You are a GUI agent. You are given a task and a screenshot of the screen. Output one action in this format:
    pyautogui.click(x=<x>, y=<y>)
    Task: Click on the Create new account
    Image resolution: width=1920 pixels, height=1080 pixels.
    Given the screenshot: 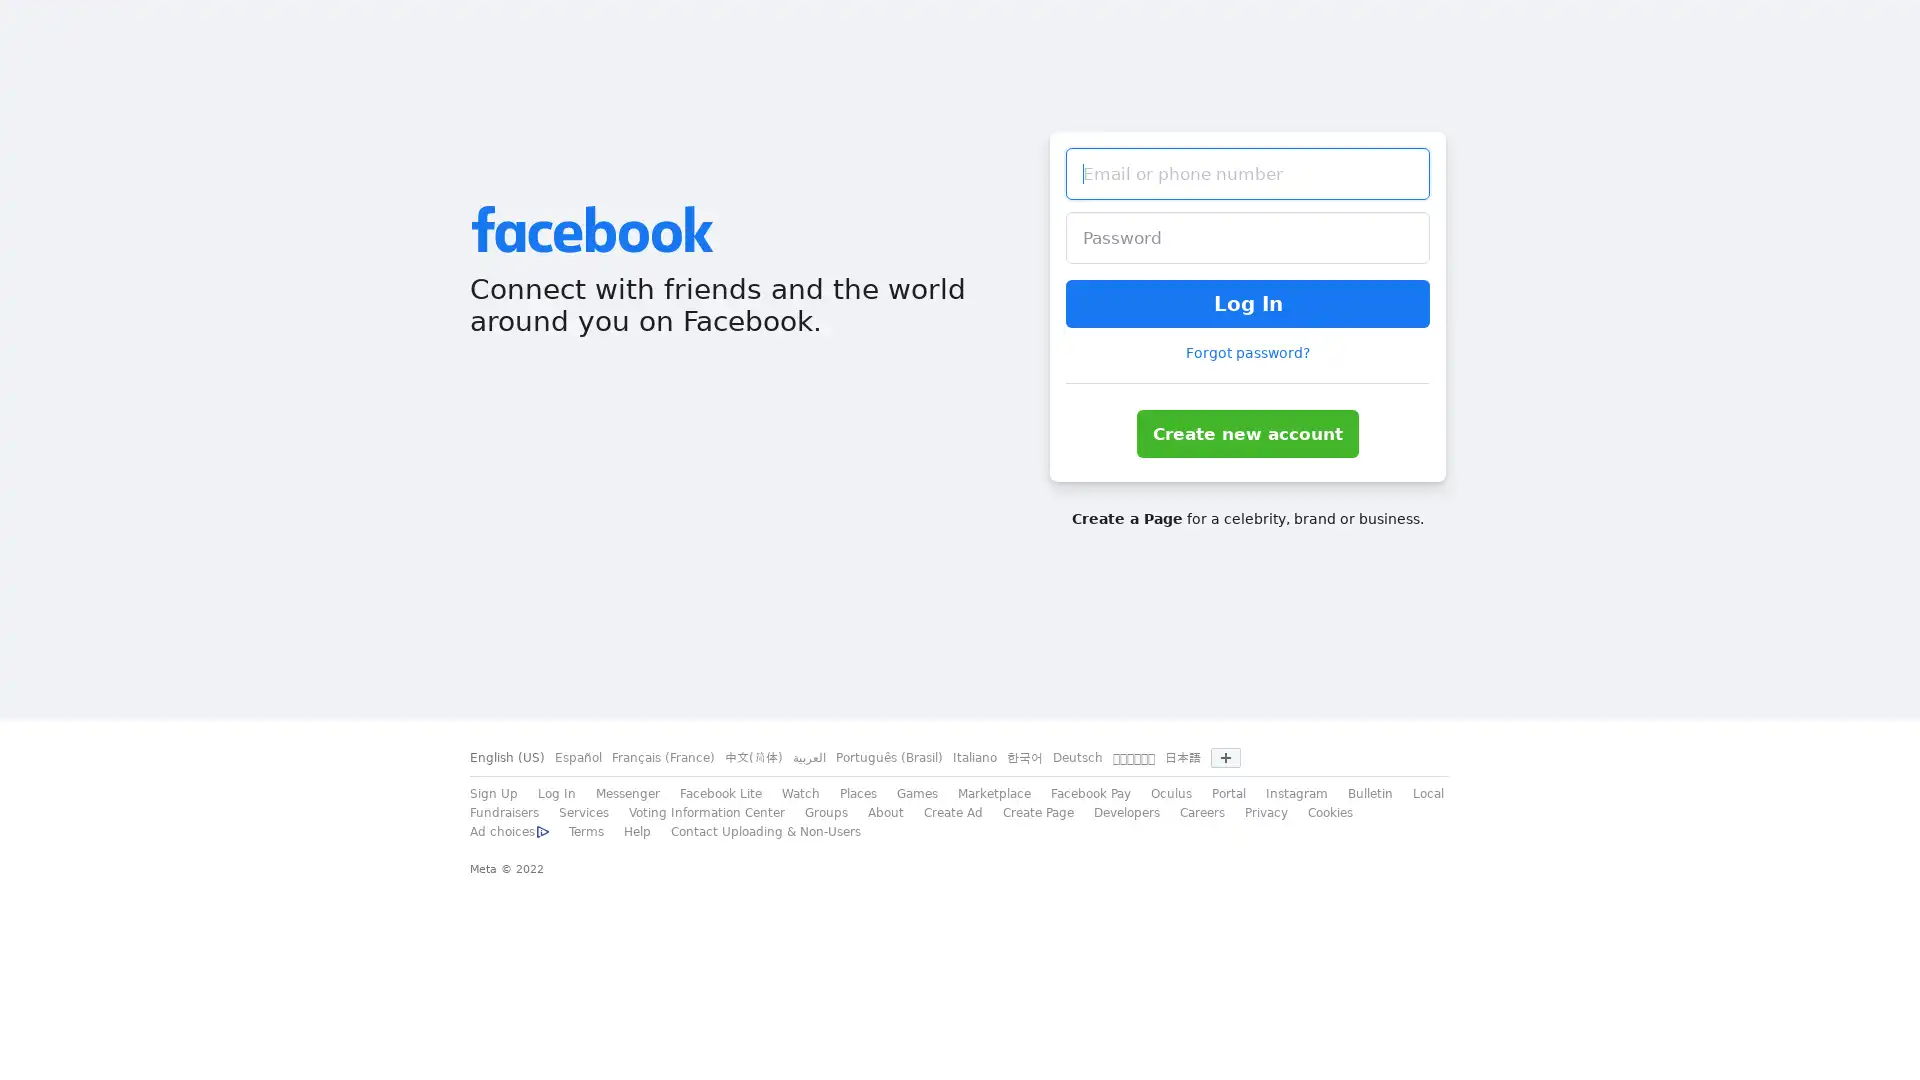 What is the action you would take?
    pyautogui.click(x=1247, y=431)
    